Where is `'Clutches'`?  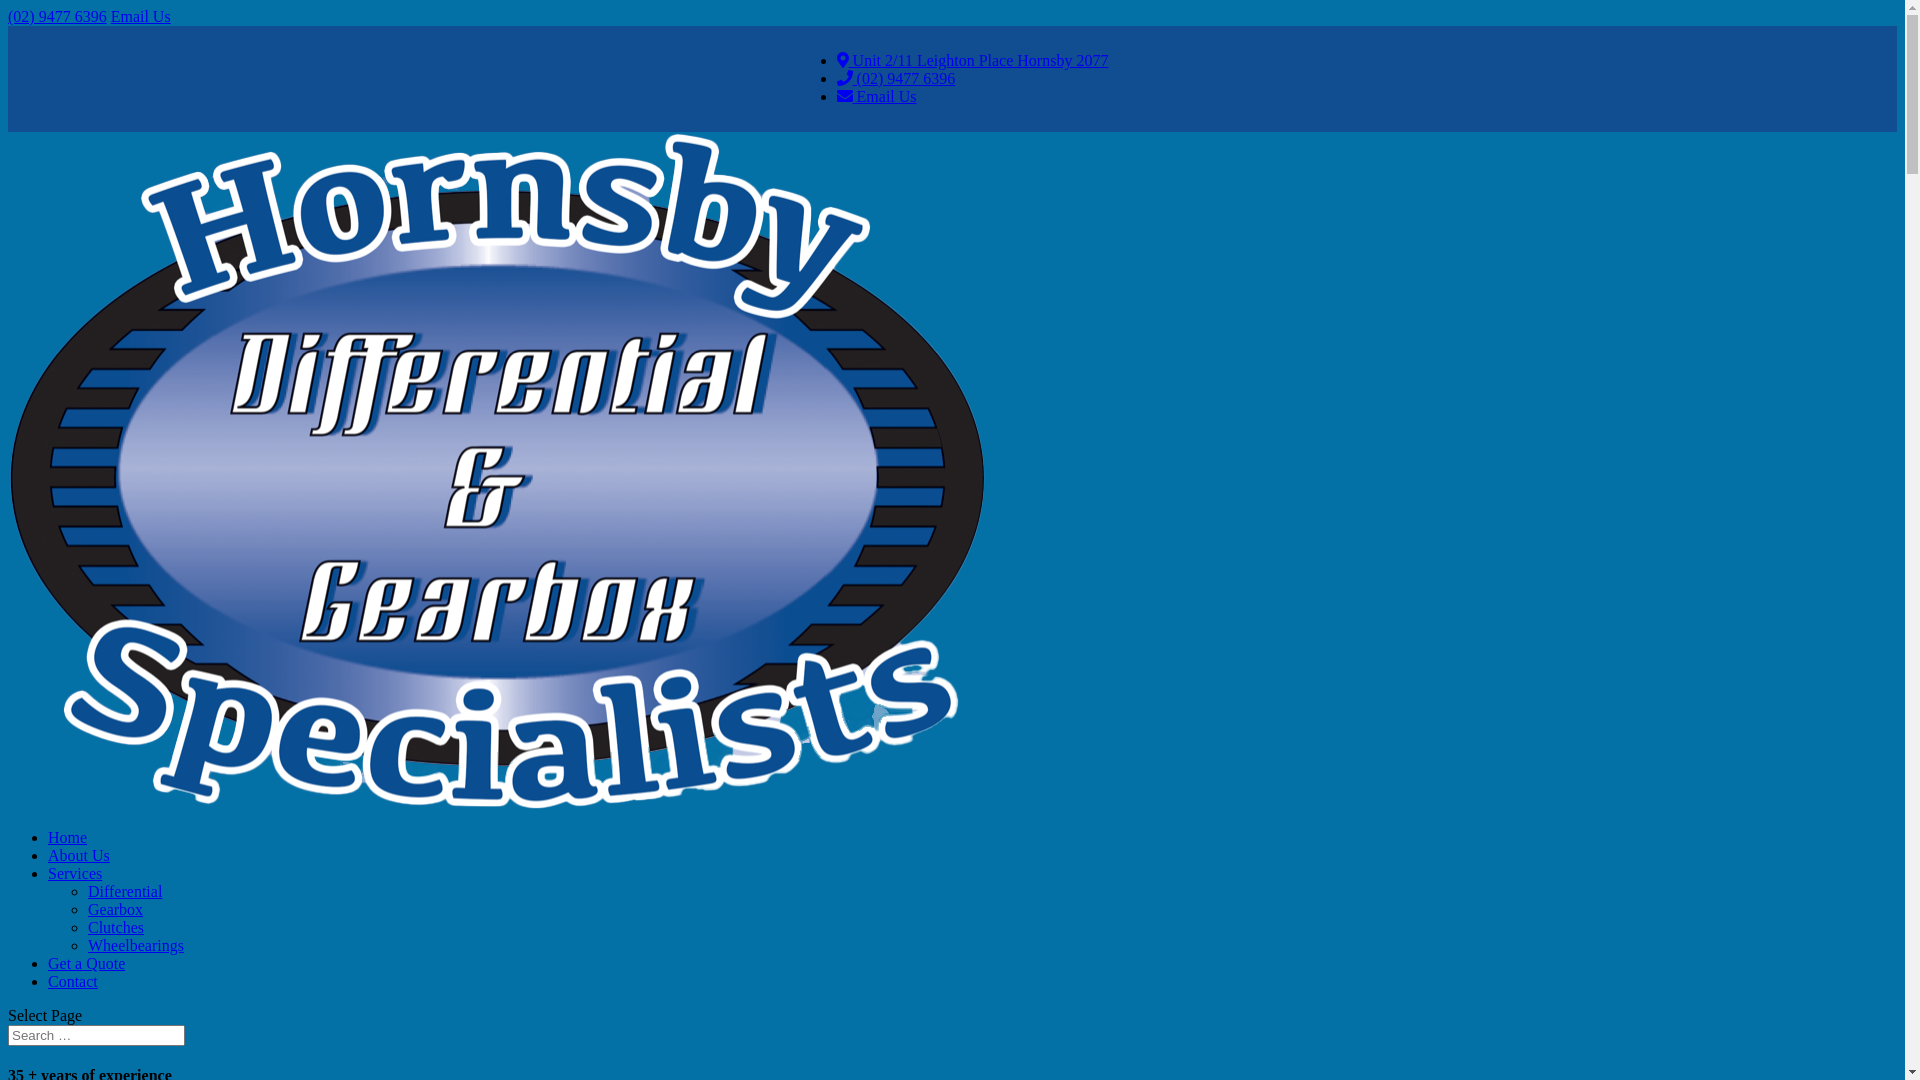
'Clutches' is located at coordinates (86, 927).